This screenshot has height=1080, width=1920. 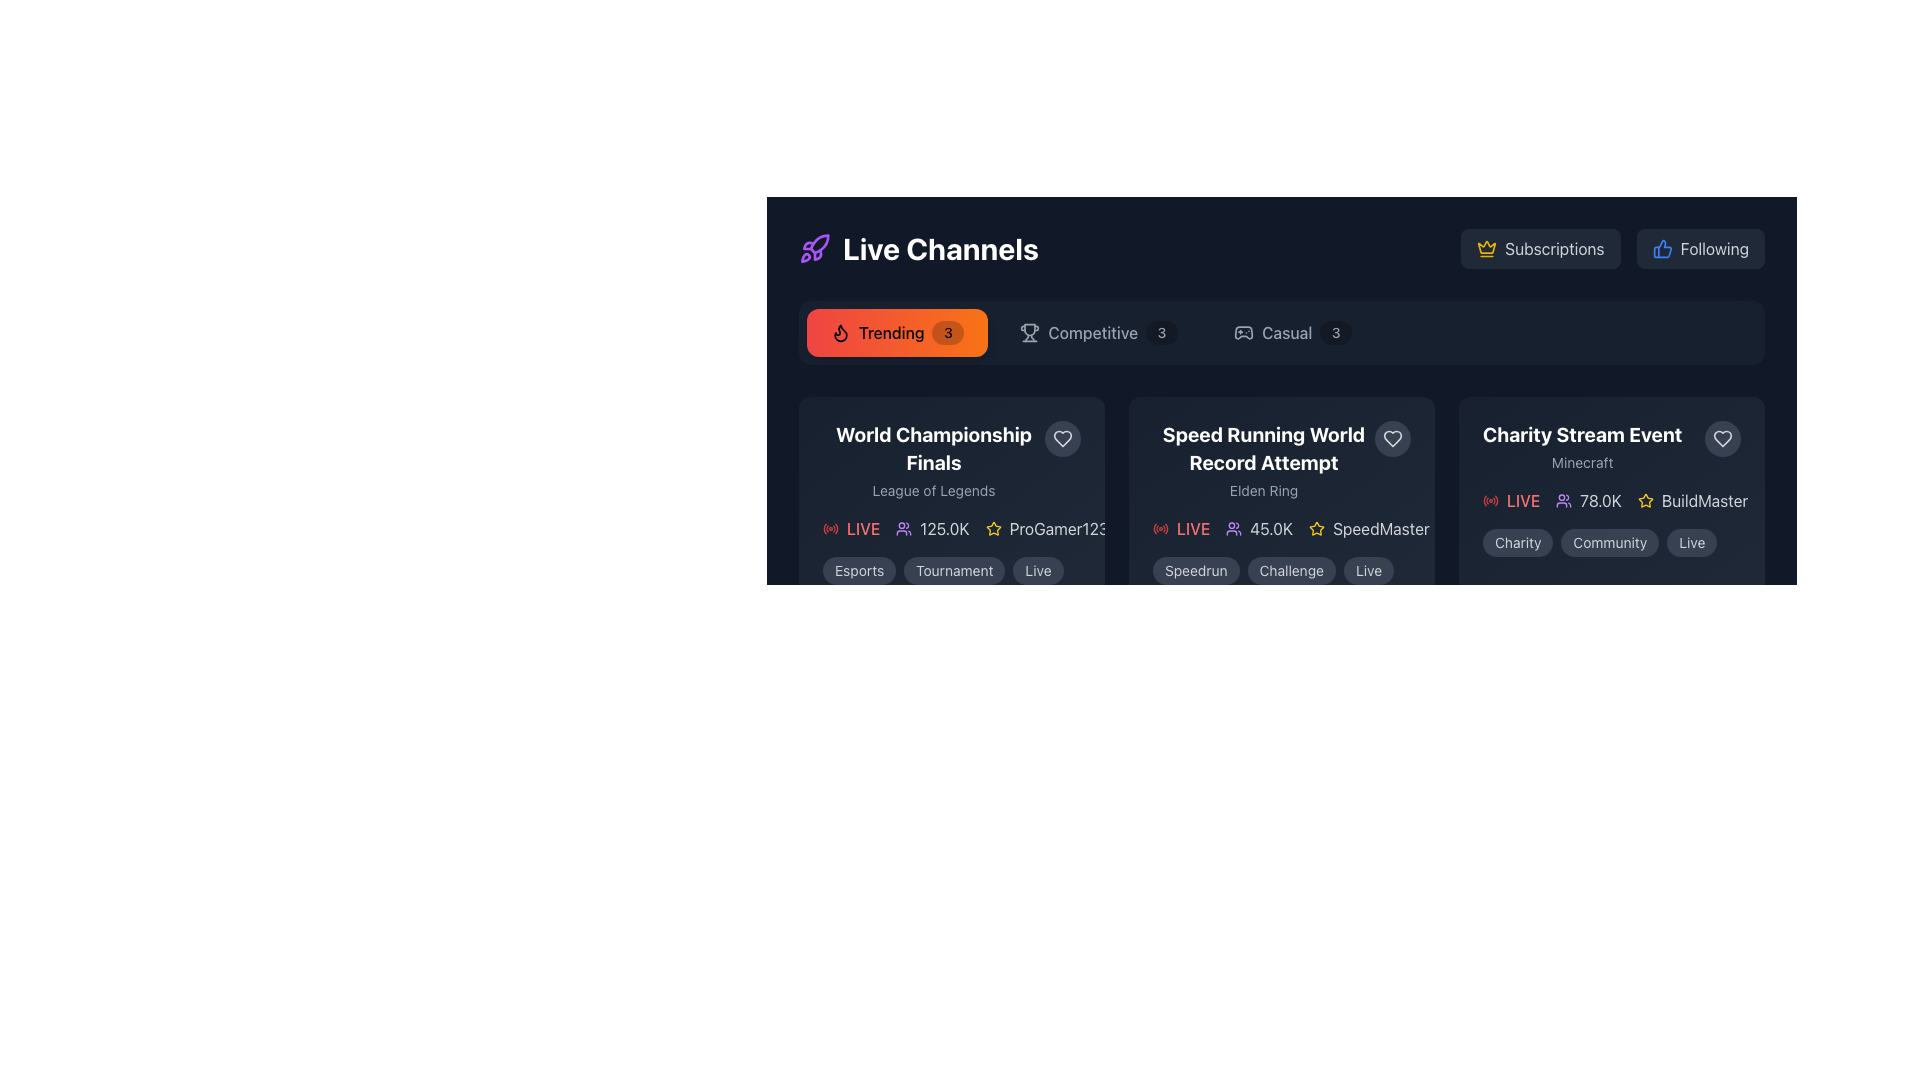 What do you see at coordinates (950, 501) in the screenshot?
I see `the first card in the grid layout representing a live broadcast` at bounding box center [950, 501].